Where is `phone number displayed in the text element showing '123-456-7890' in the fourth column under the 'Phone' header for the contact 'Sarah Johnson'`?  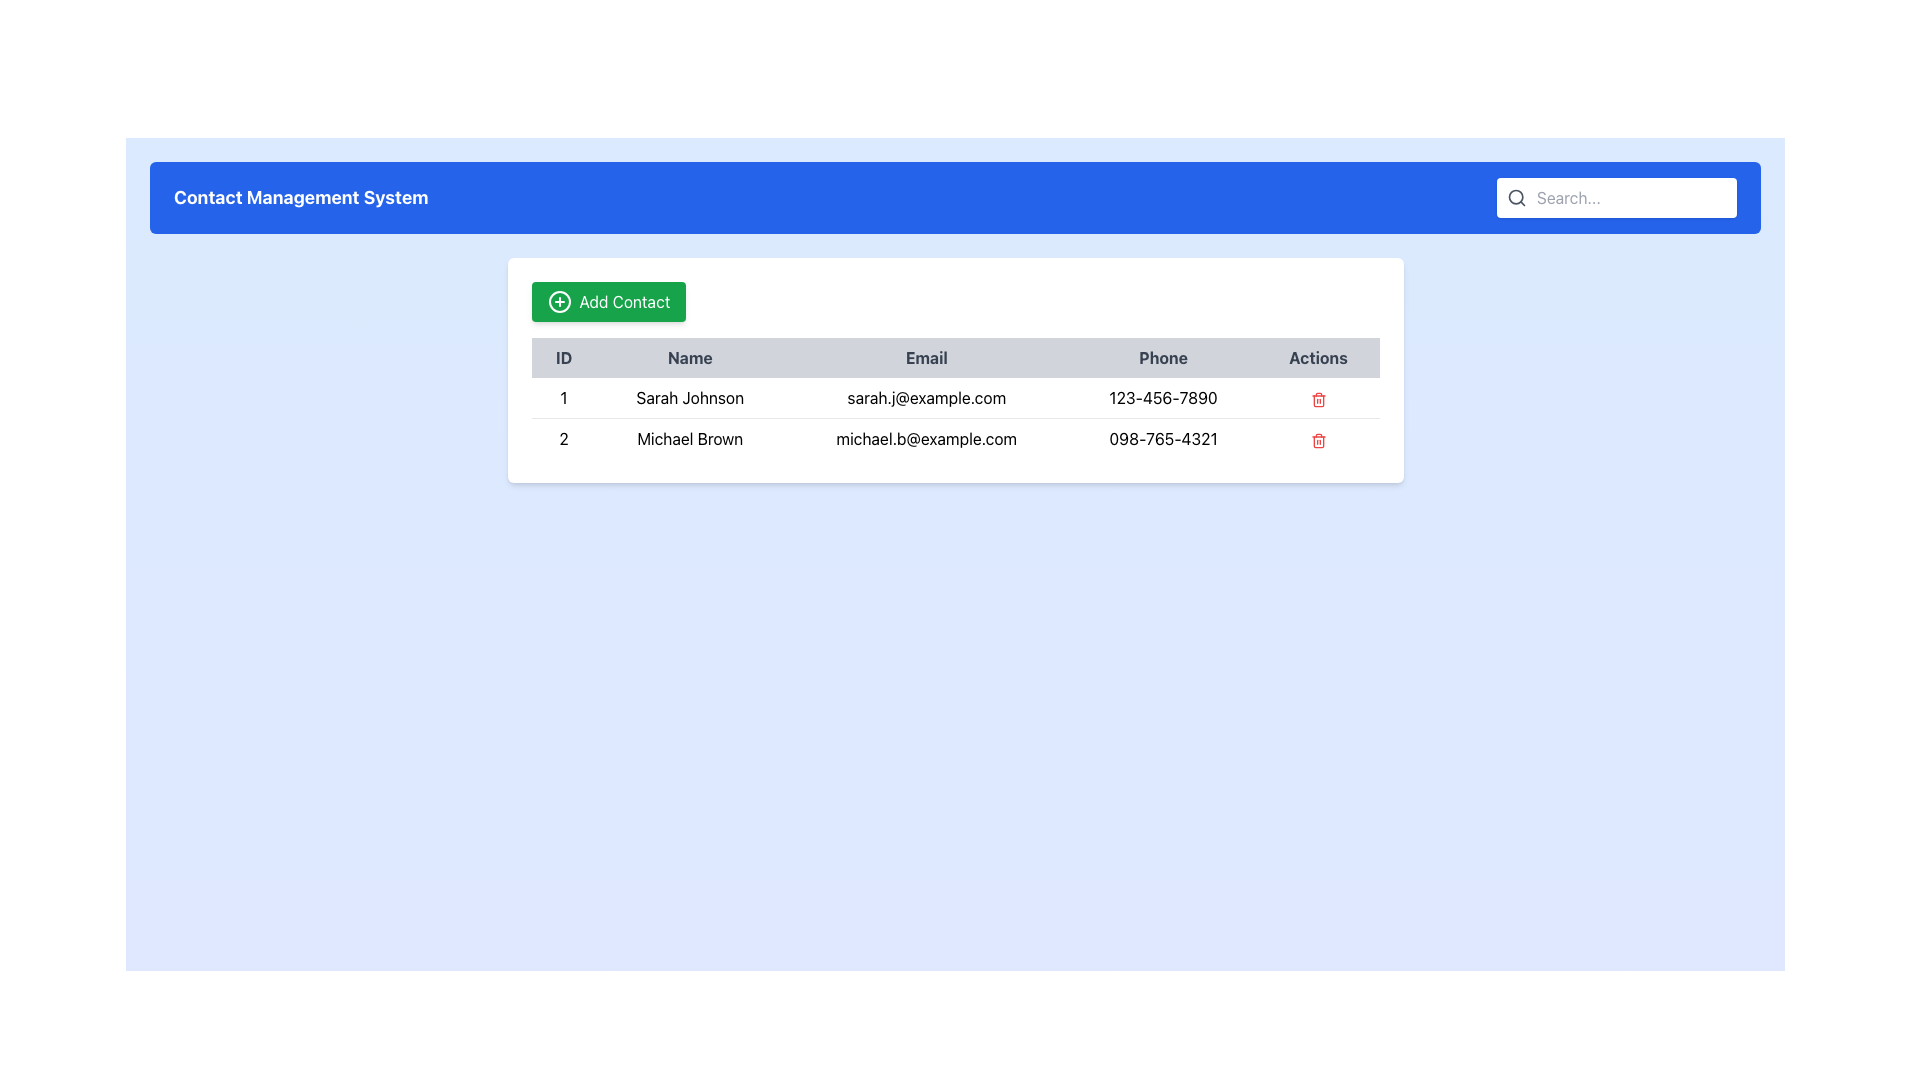 phone number displayed in the text element showing '123-456-7890' in the fourth column under the 'Phone' header for the contact 'Sarah Johnson' is located at coordinates (1163, 398).